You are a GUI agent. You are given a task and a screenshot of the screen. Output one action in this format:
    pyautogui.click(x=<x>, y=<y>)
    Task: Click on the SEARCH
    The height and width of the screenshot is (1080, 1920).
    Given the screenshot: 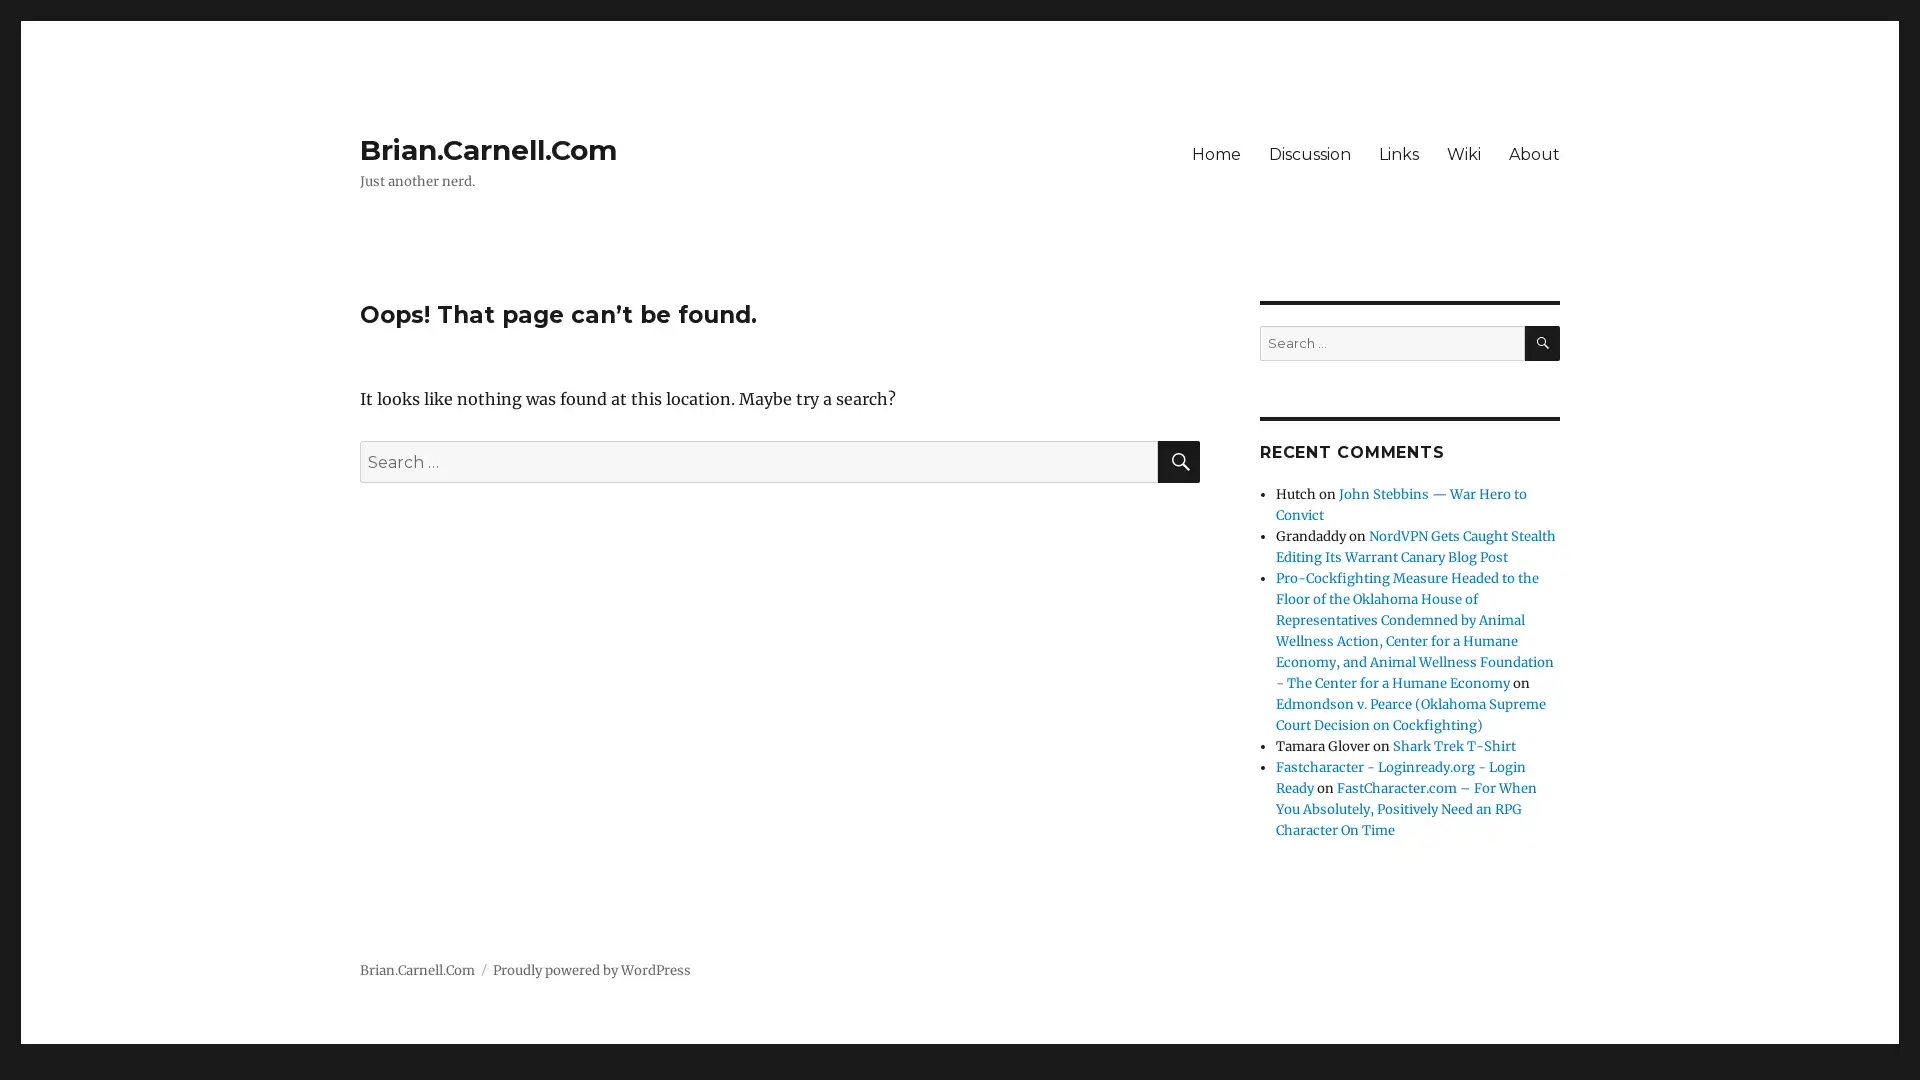 What is the action you would take?
    pyautogui.click(x=1179, y=462)
    